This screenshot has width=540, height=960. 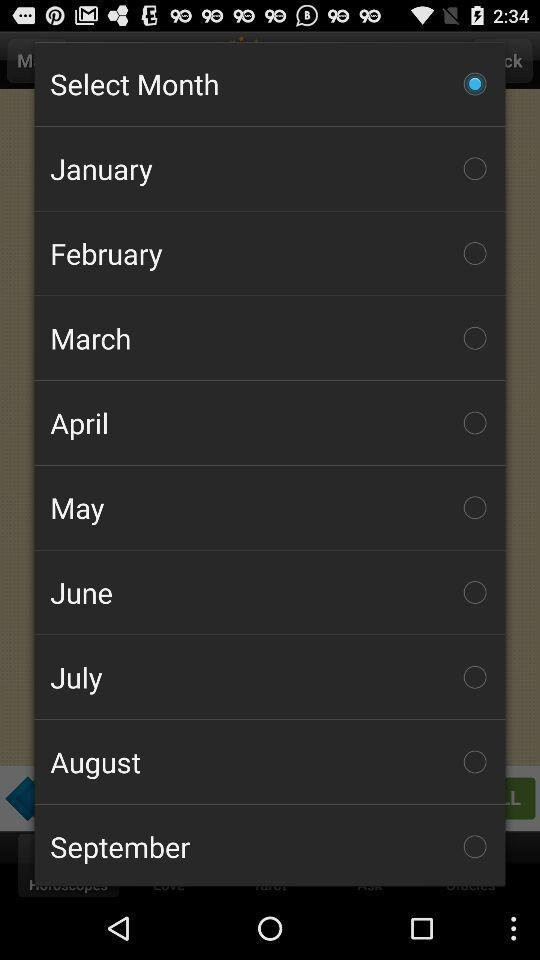 I want to click on the select month icon, so click(x=270, y=84).